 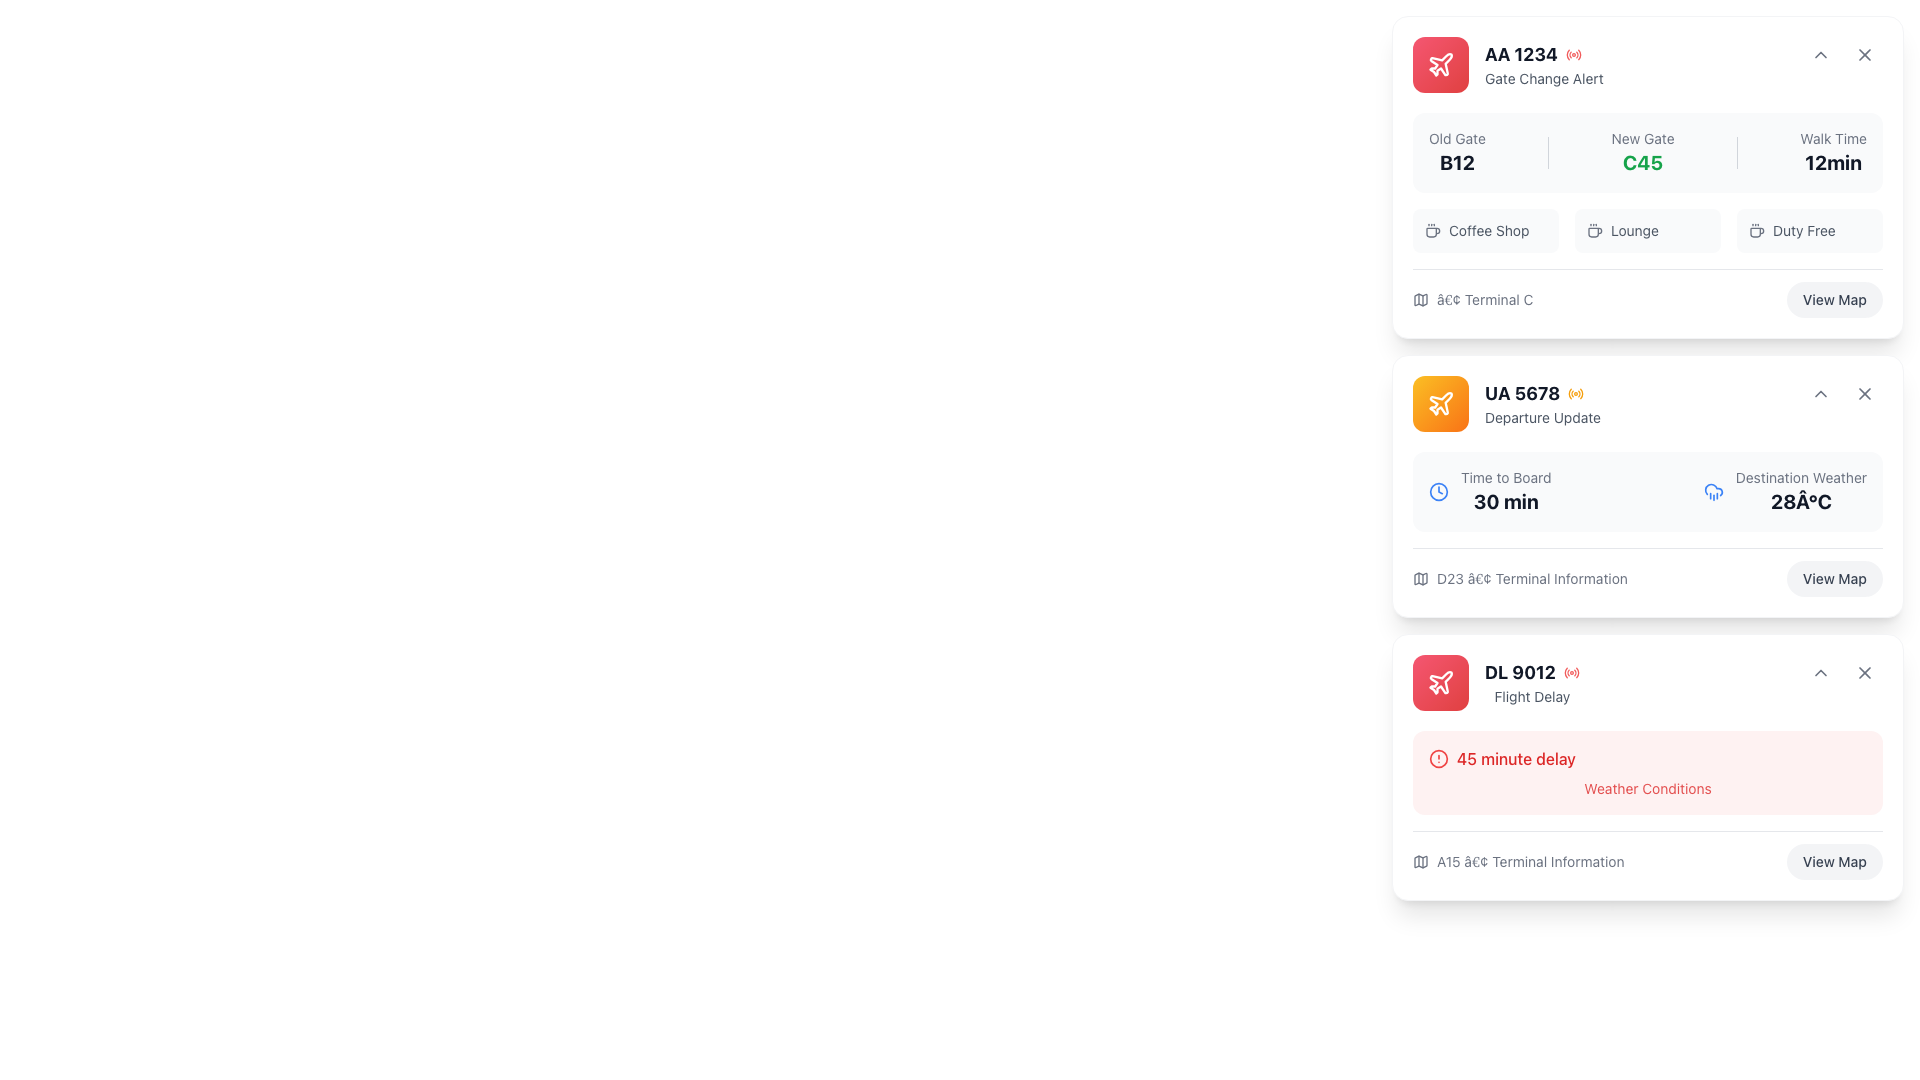 I want to click on the flight identifier element displaying 'AA 1234' with the red signal icon, located at the top left of the 'Gate Change Alert' notification card, so click(x=1543, y=53).